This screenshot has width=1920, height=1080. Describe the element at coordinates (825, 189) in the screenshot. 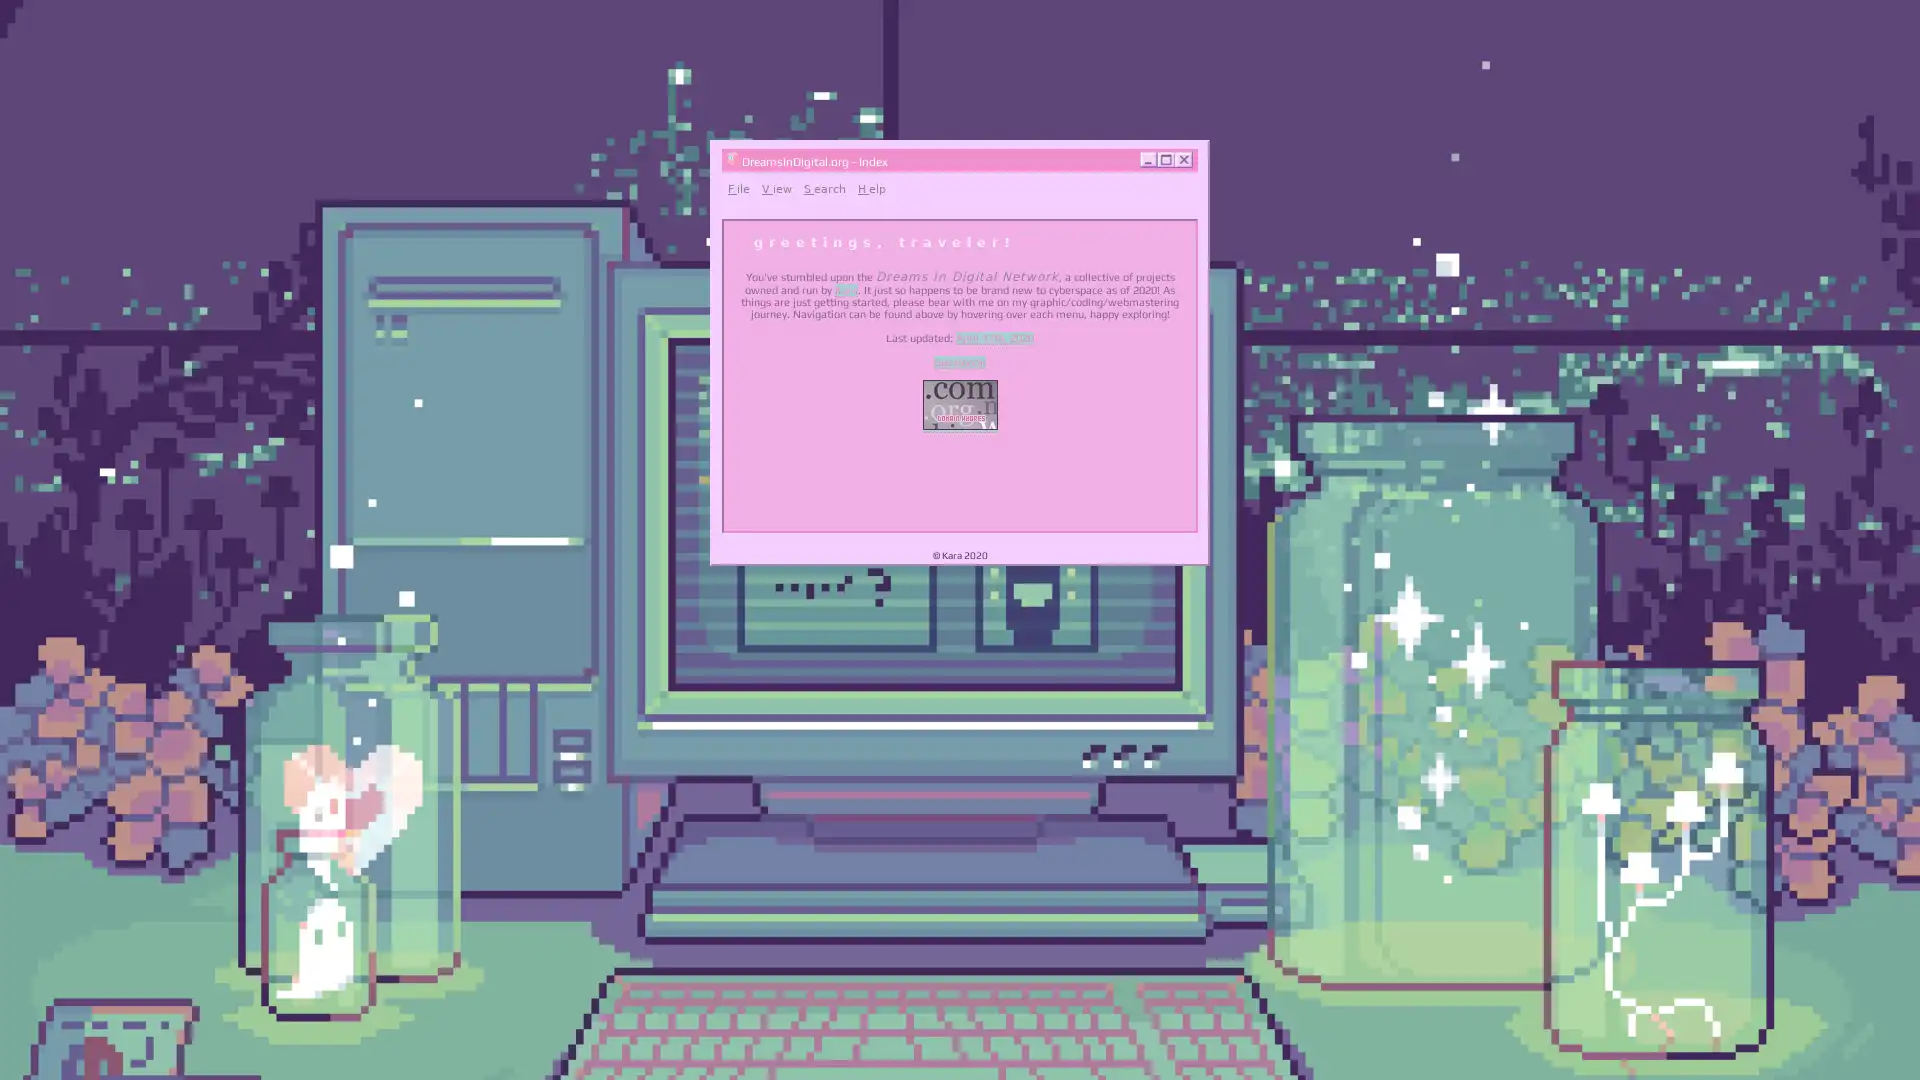

I see `Search` at that location.